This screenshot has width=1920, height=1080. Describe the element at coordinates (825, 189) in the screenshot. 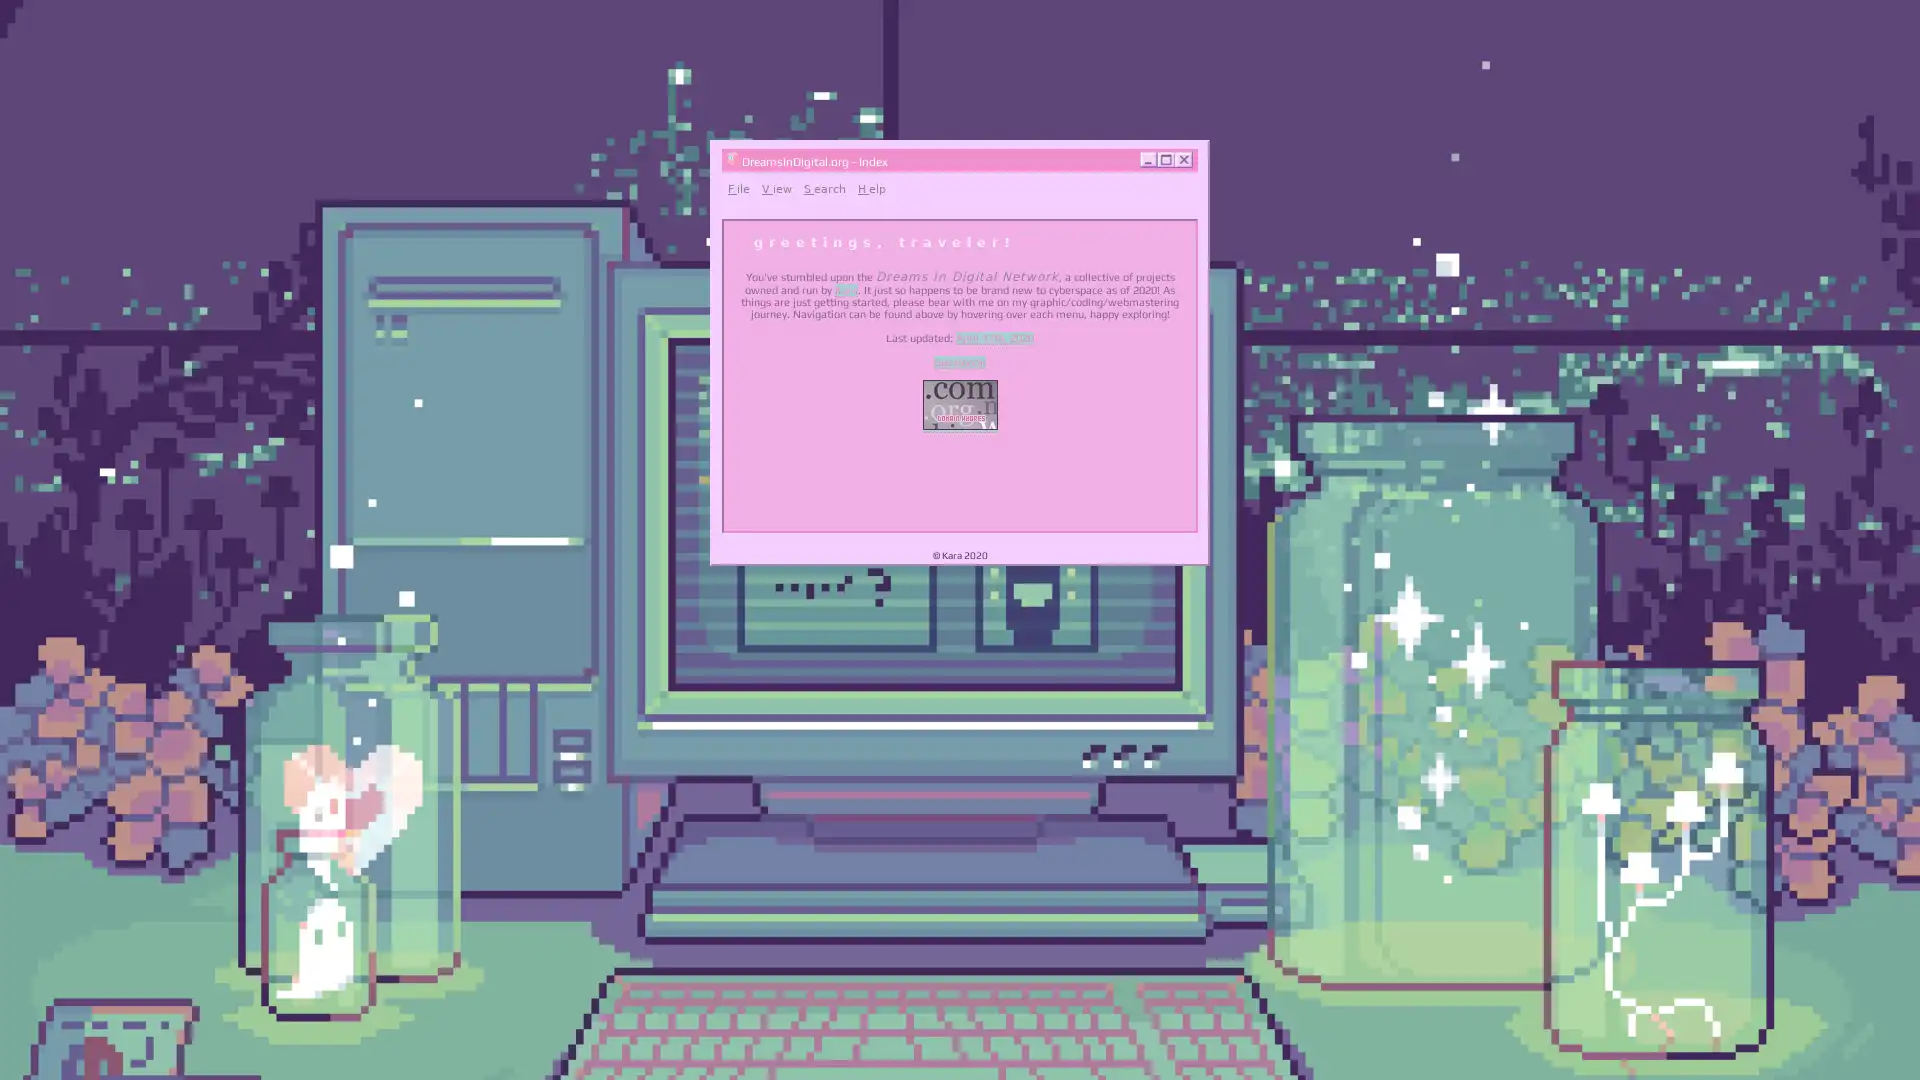

I see `Search` at that location.